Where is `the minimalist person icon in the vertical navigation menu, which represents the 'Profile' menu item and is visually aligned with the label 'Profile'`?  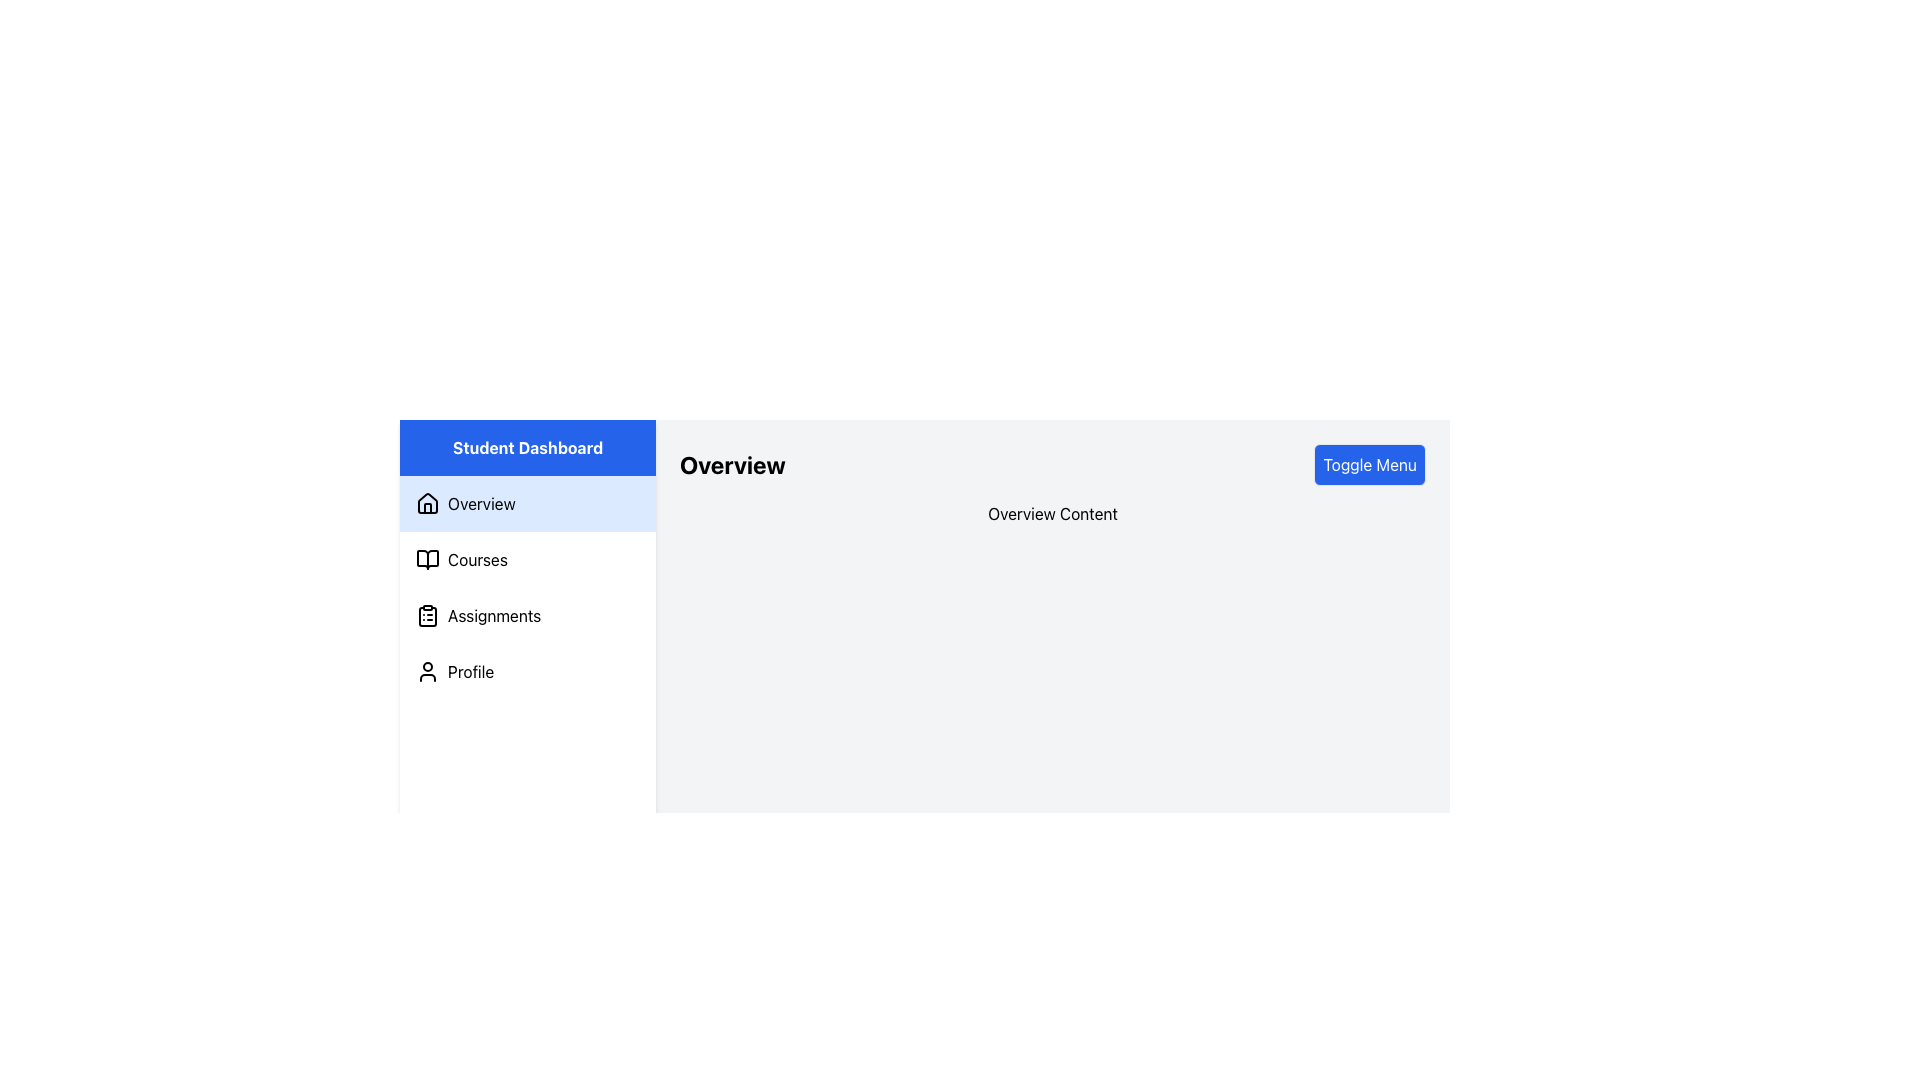
the minimalist person icon in the vertical navigation menu, which represents the 'Profile' menu item and is visually aligned with the label 'Profile' is located at coordinates (426, 671).